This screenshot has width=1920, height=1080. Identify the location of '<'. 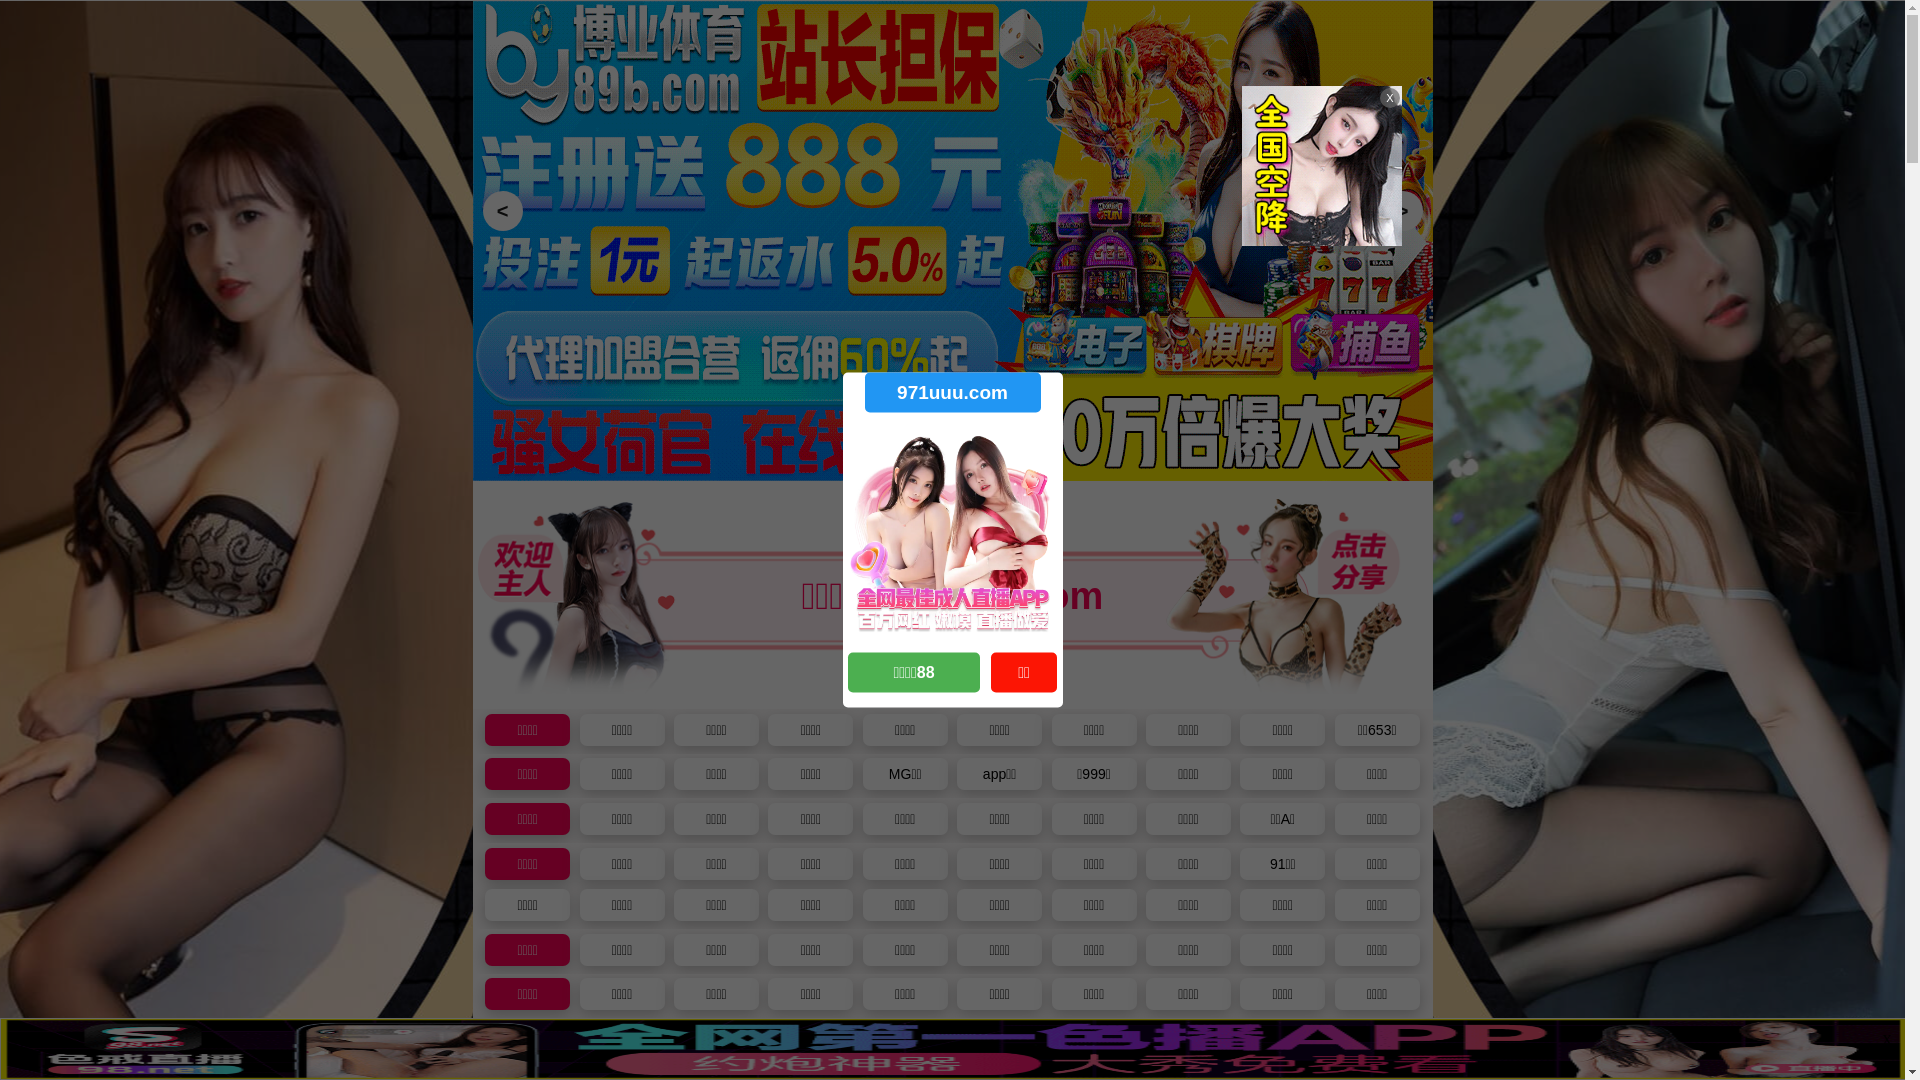
(502, 211).